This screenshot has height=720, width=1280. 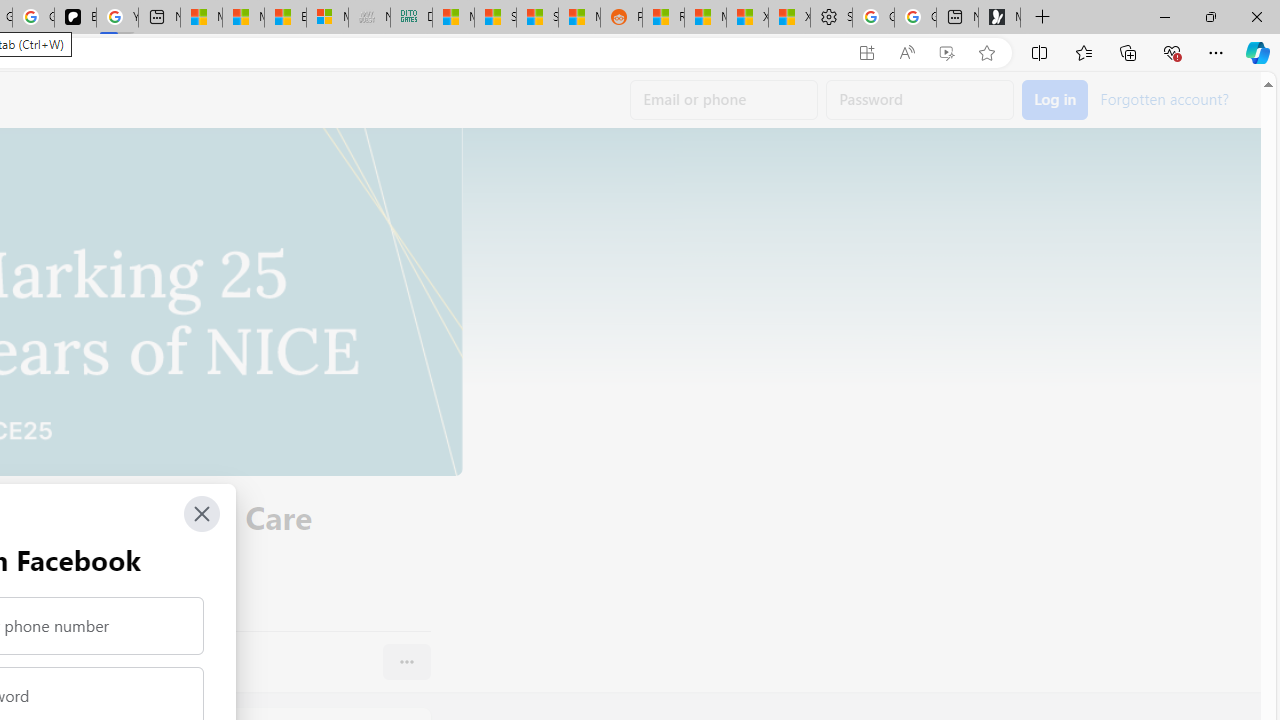 What do you see at coordinates (369, 17) in the screenshot?
I see `'Navy Quest'` at bounding box center [369, 17].